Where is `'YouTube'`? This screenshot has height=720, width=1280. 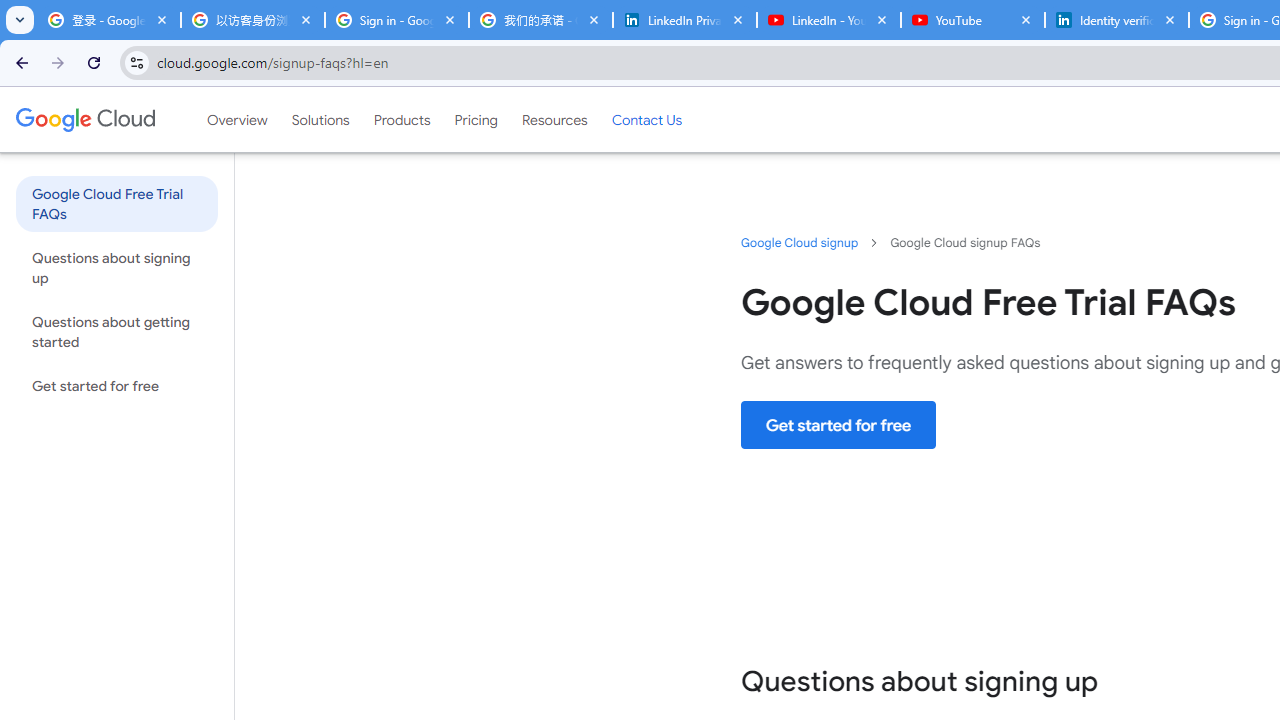 'YouTube' is located at coordinates (972, 20).